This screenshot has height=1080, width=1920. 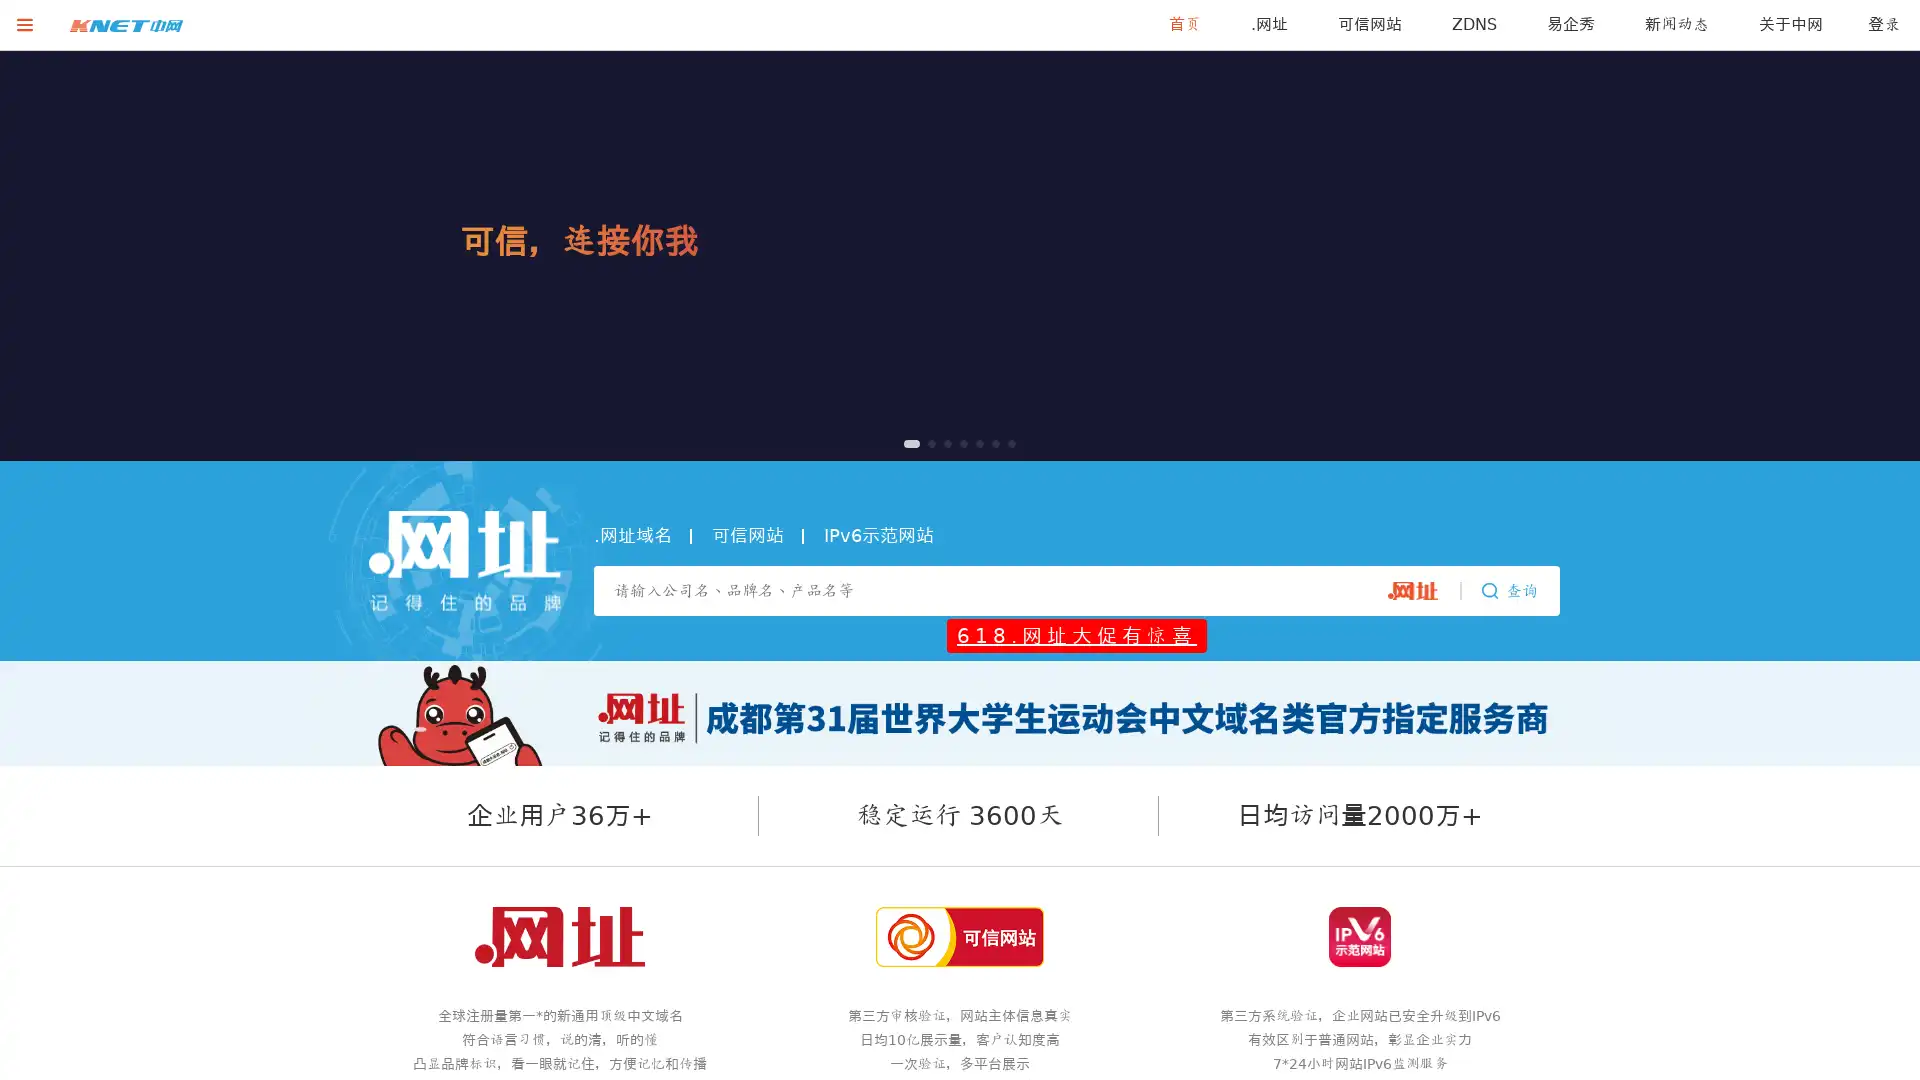 What do you see at coordinates (906, 442) in the screenshot?
I see `Go to slide 1` at bounding box center [906, 442].